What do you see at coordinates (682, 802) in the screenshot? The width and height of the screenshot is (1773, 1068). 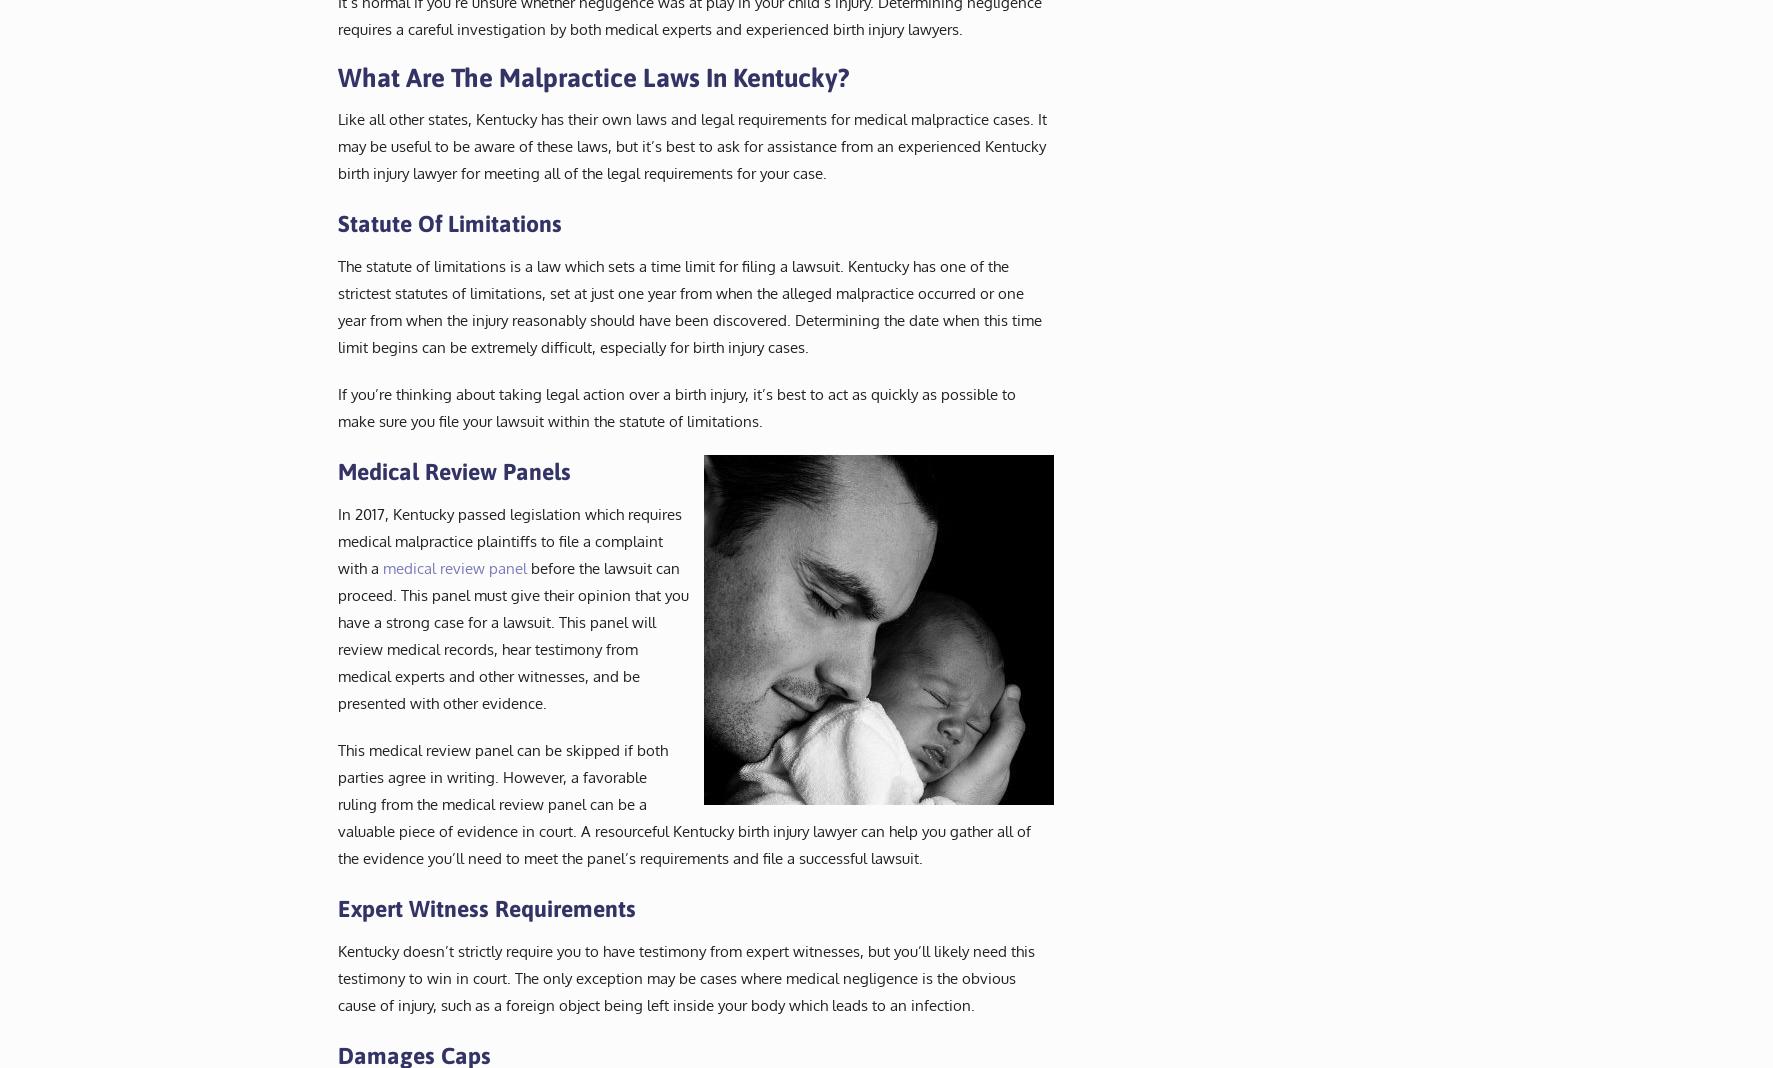 I see `'This medical review panel can be skipped if both parties agree in writing. However, a favorable ruling from the medical review panel can be a valuable piece of evidence in court. A resourceful Kentucky birth injury lawyer can help you gather all of the evidence you’ll need to meet the panel’s requirements and file a successful lawsuit.'` at bounding box center [682, 802].